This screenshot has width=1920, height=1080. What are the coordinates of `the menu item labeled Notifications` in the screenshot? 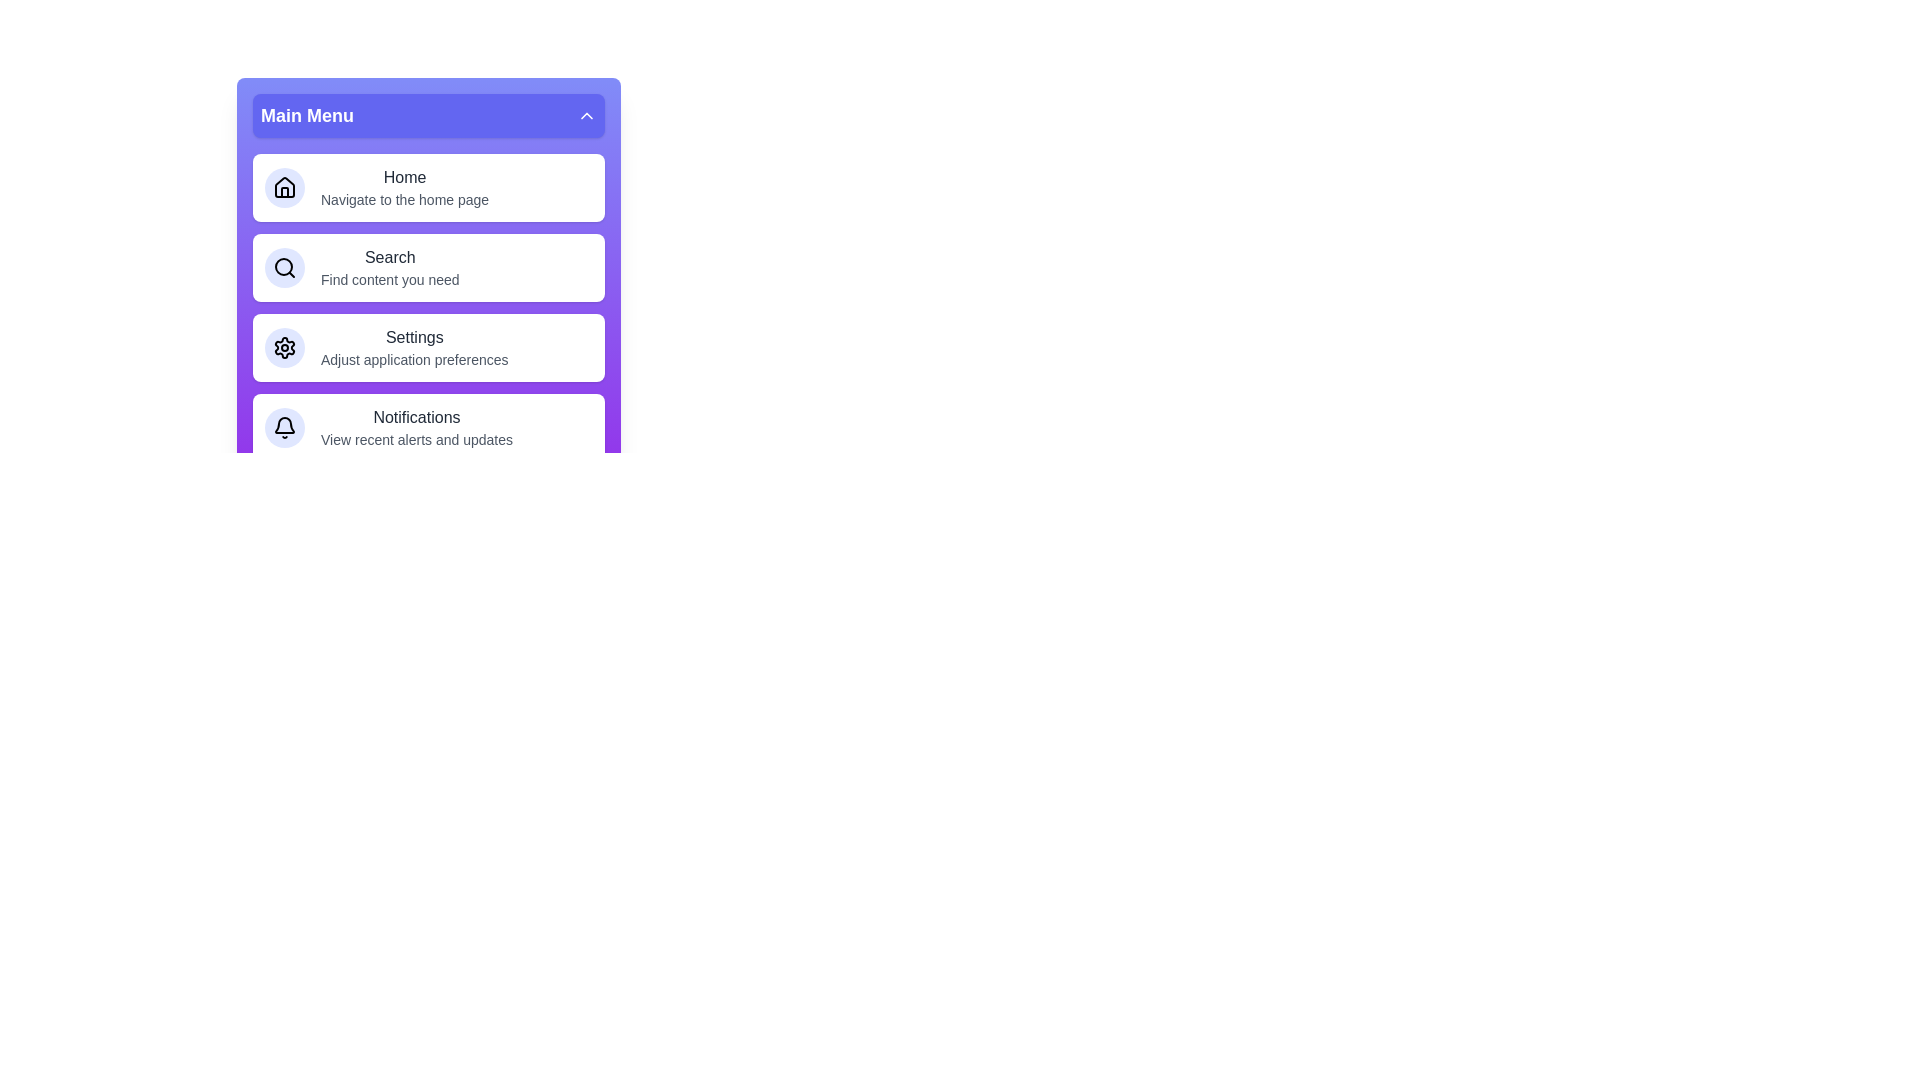 It's located at (427, 427).